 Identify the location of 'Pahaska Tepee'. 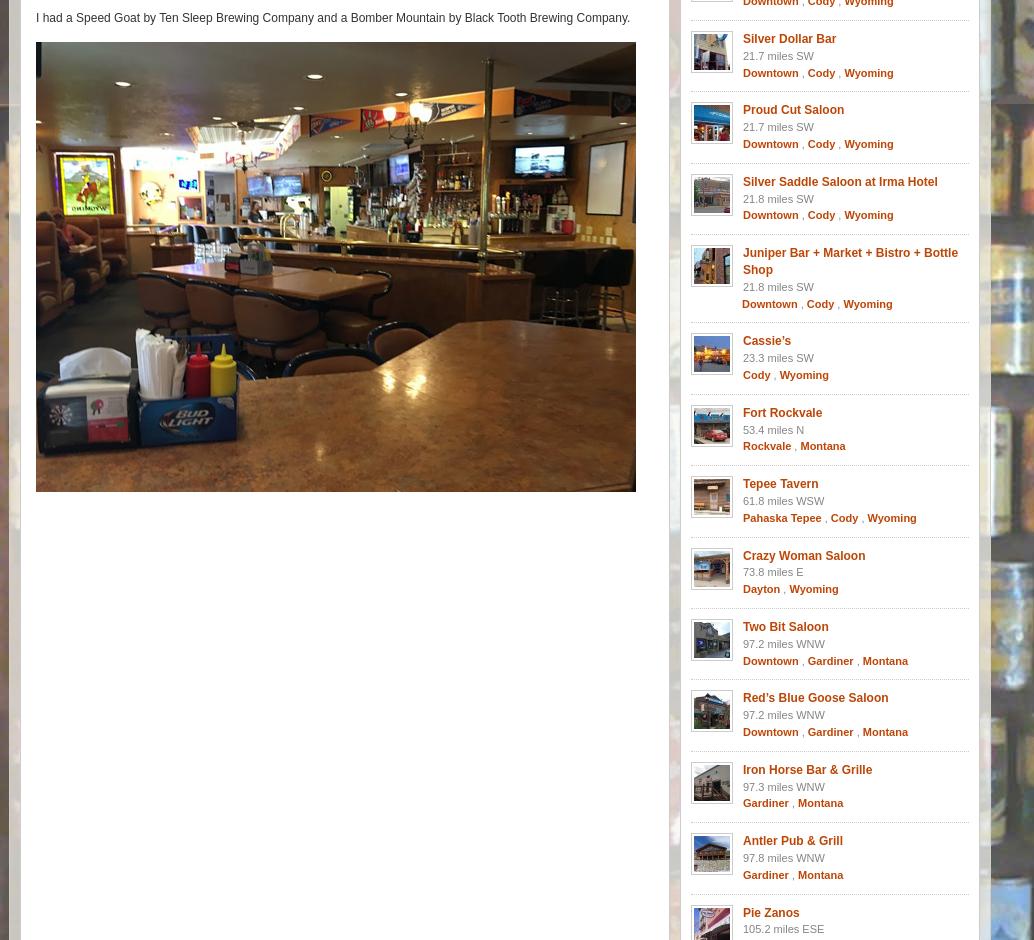
(781, 516).